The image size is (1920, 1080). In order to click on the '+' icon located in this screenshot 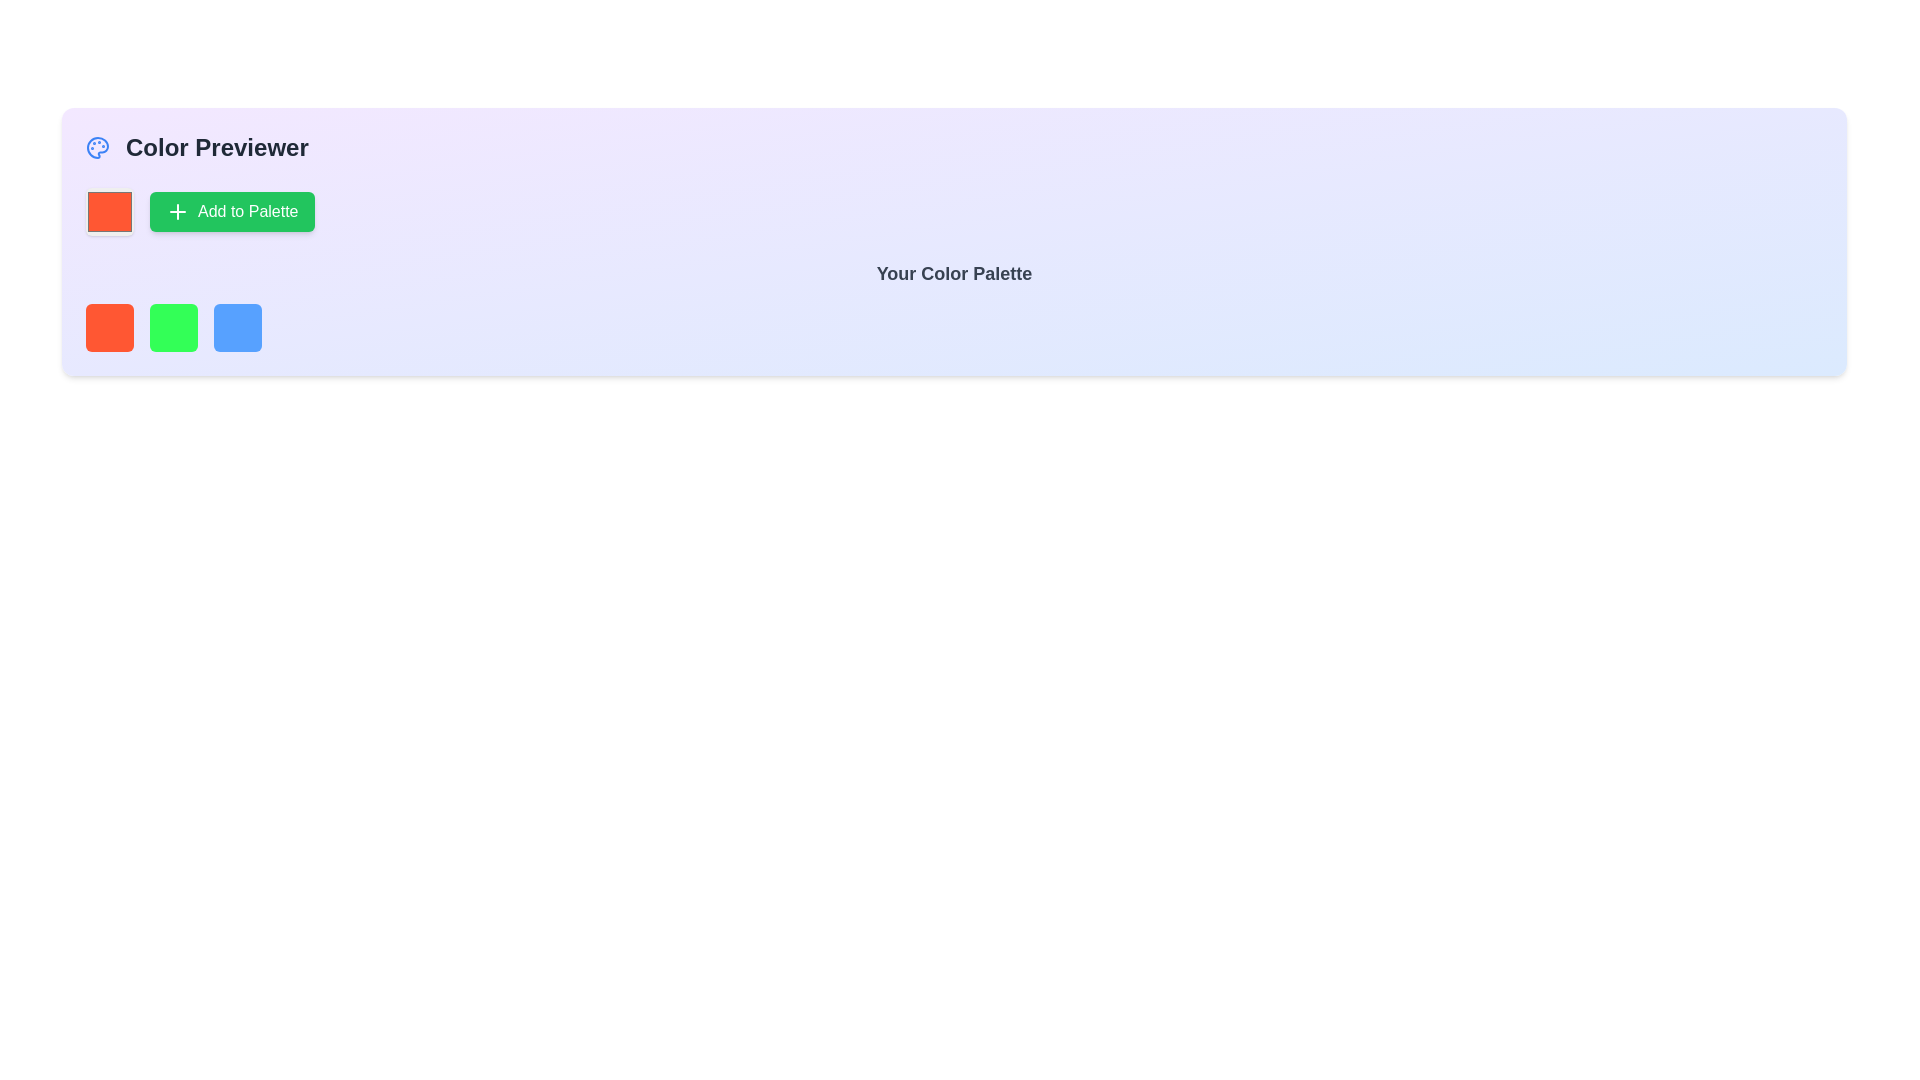, I will do `click(177, 212)`.